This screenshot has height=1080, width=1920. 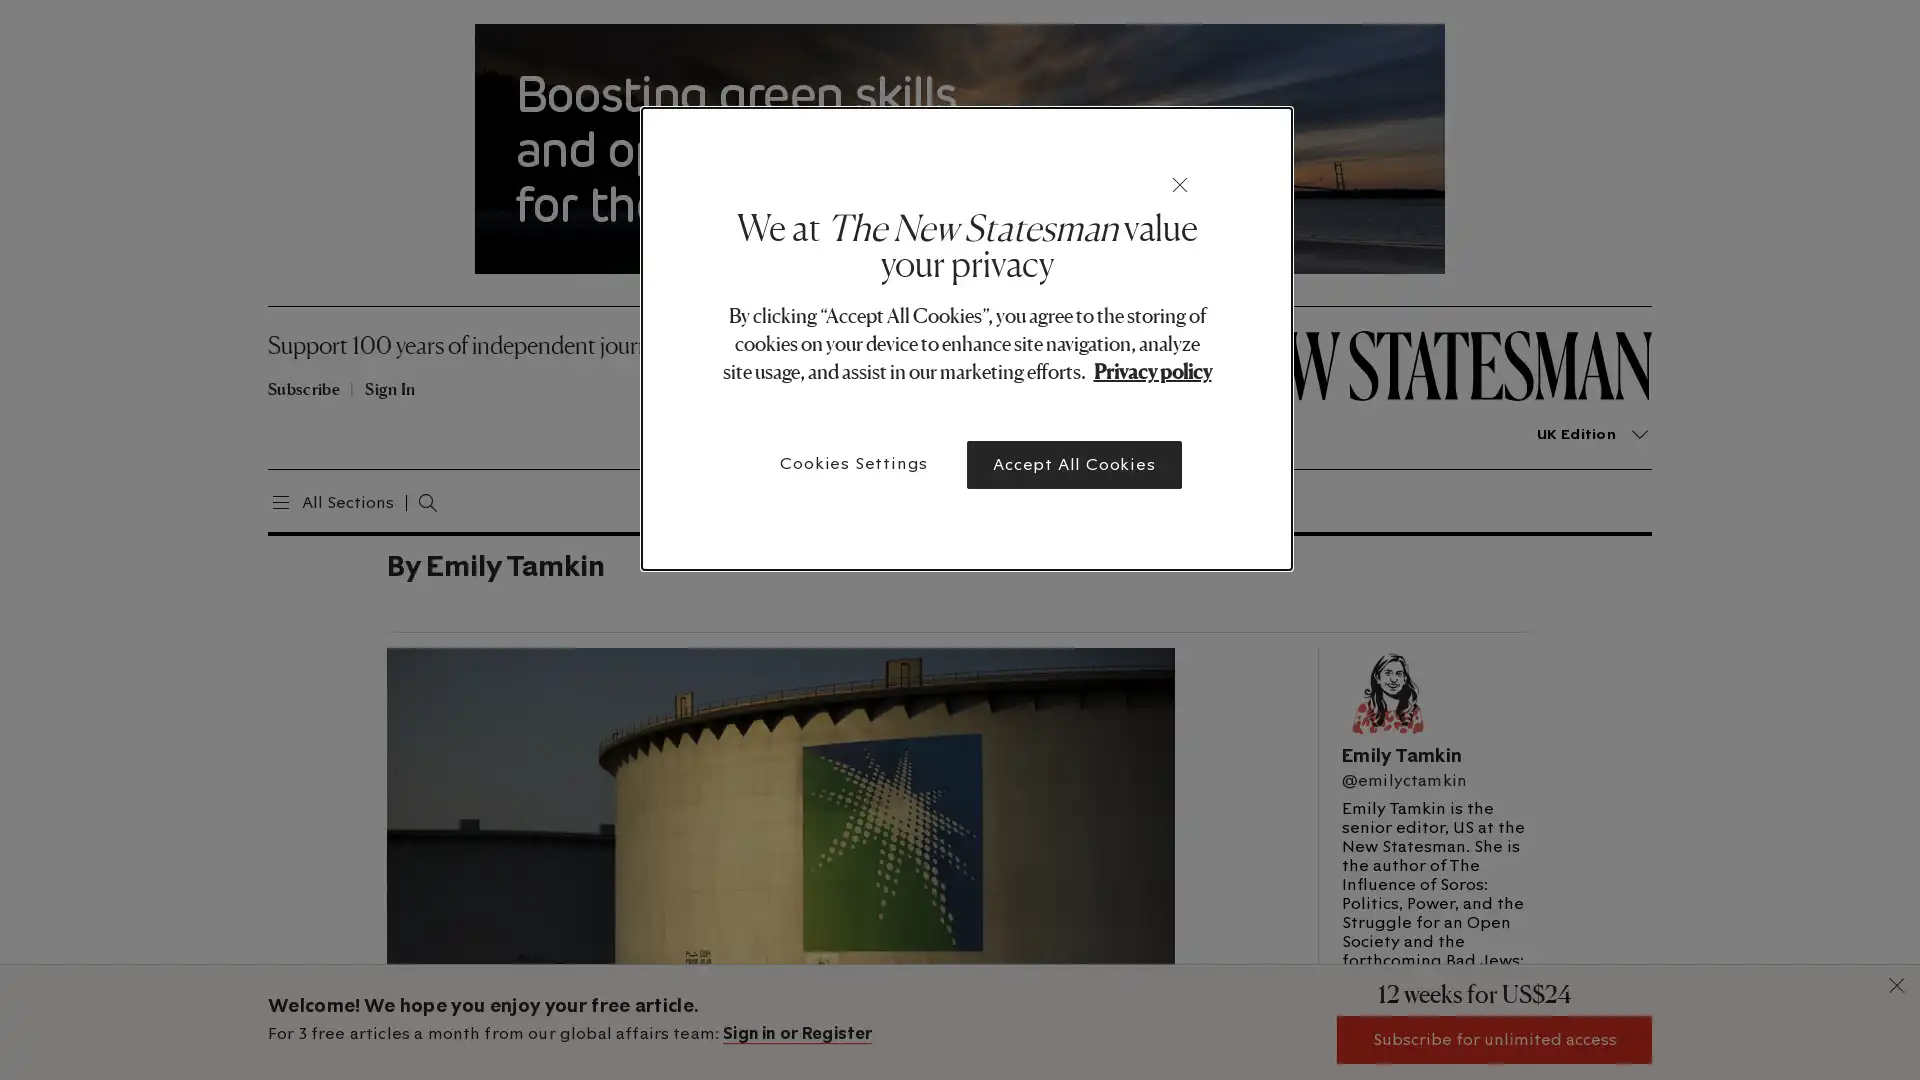 I want to click on Close, so click(x=1180, y=185).